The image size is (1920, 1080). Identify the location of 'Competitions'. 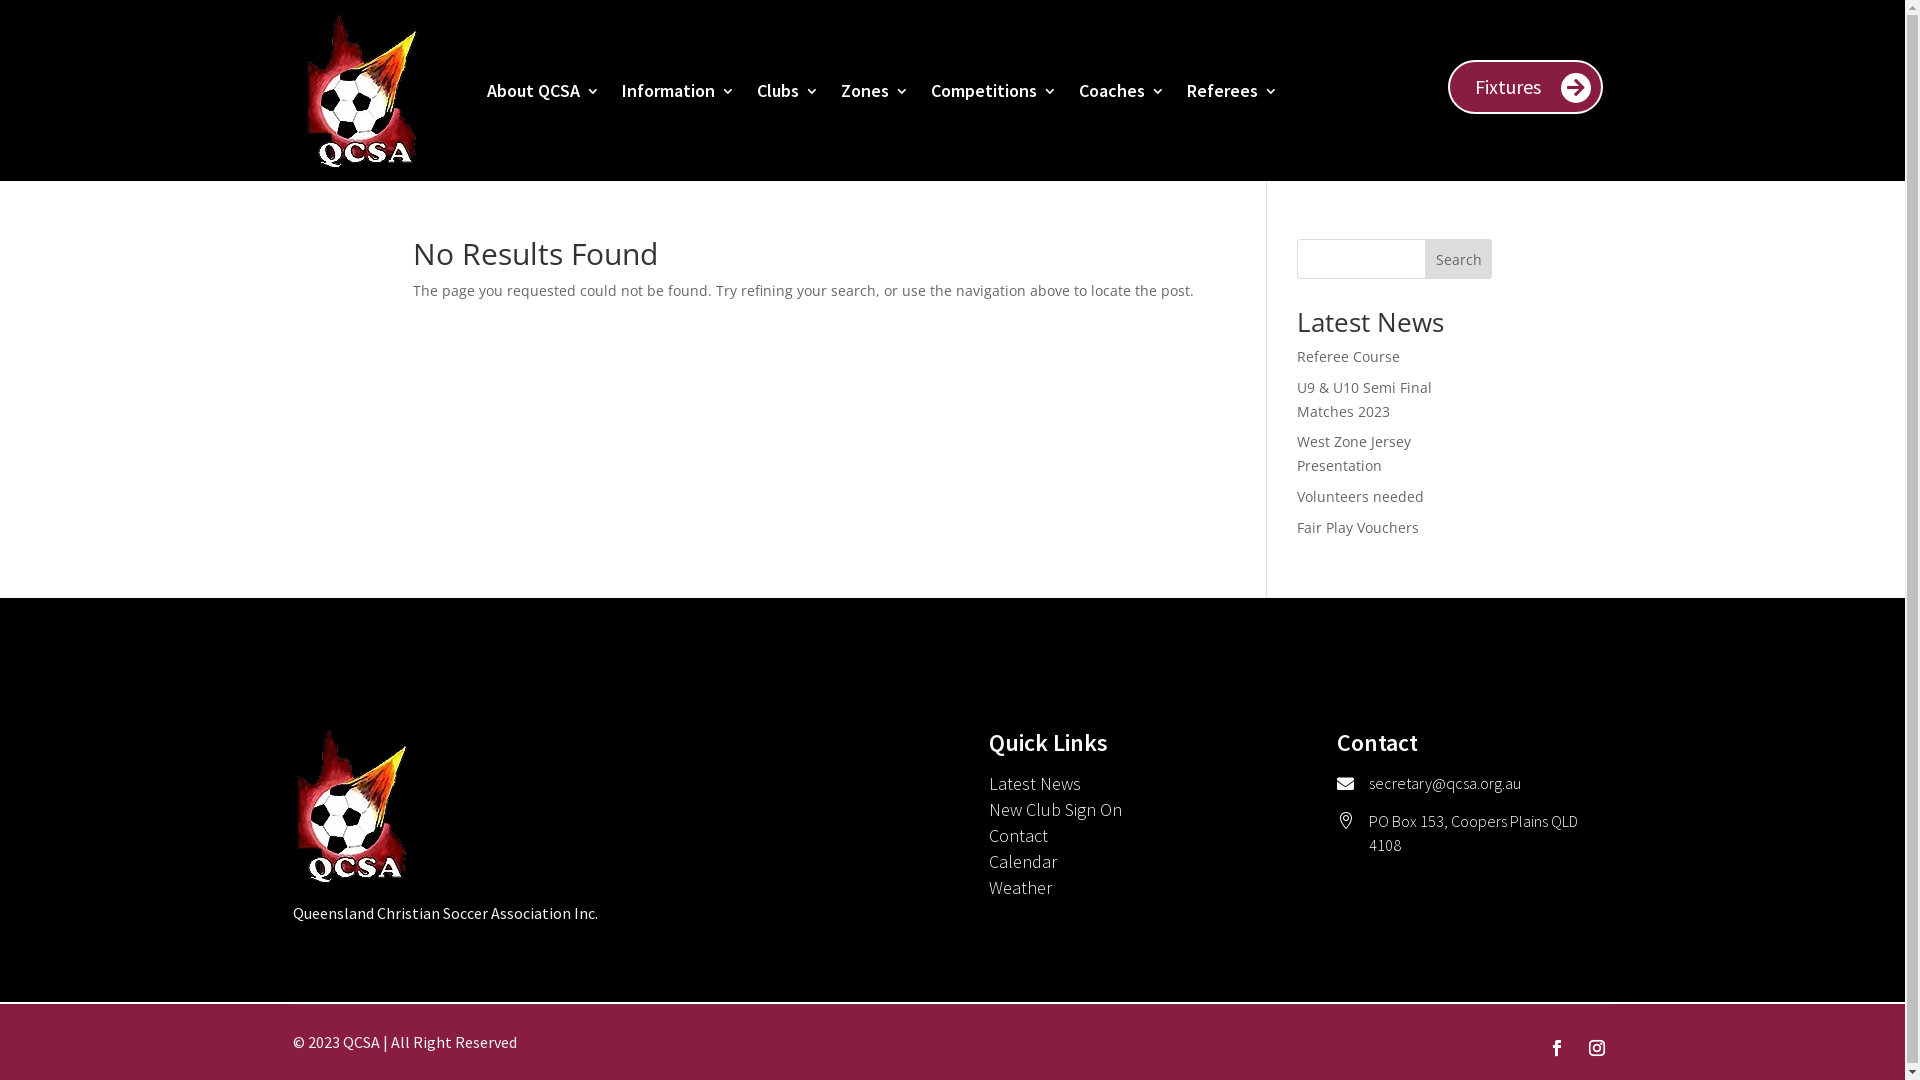
(993, 90).